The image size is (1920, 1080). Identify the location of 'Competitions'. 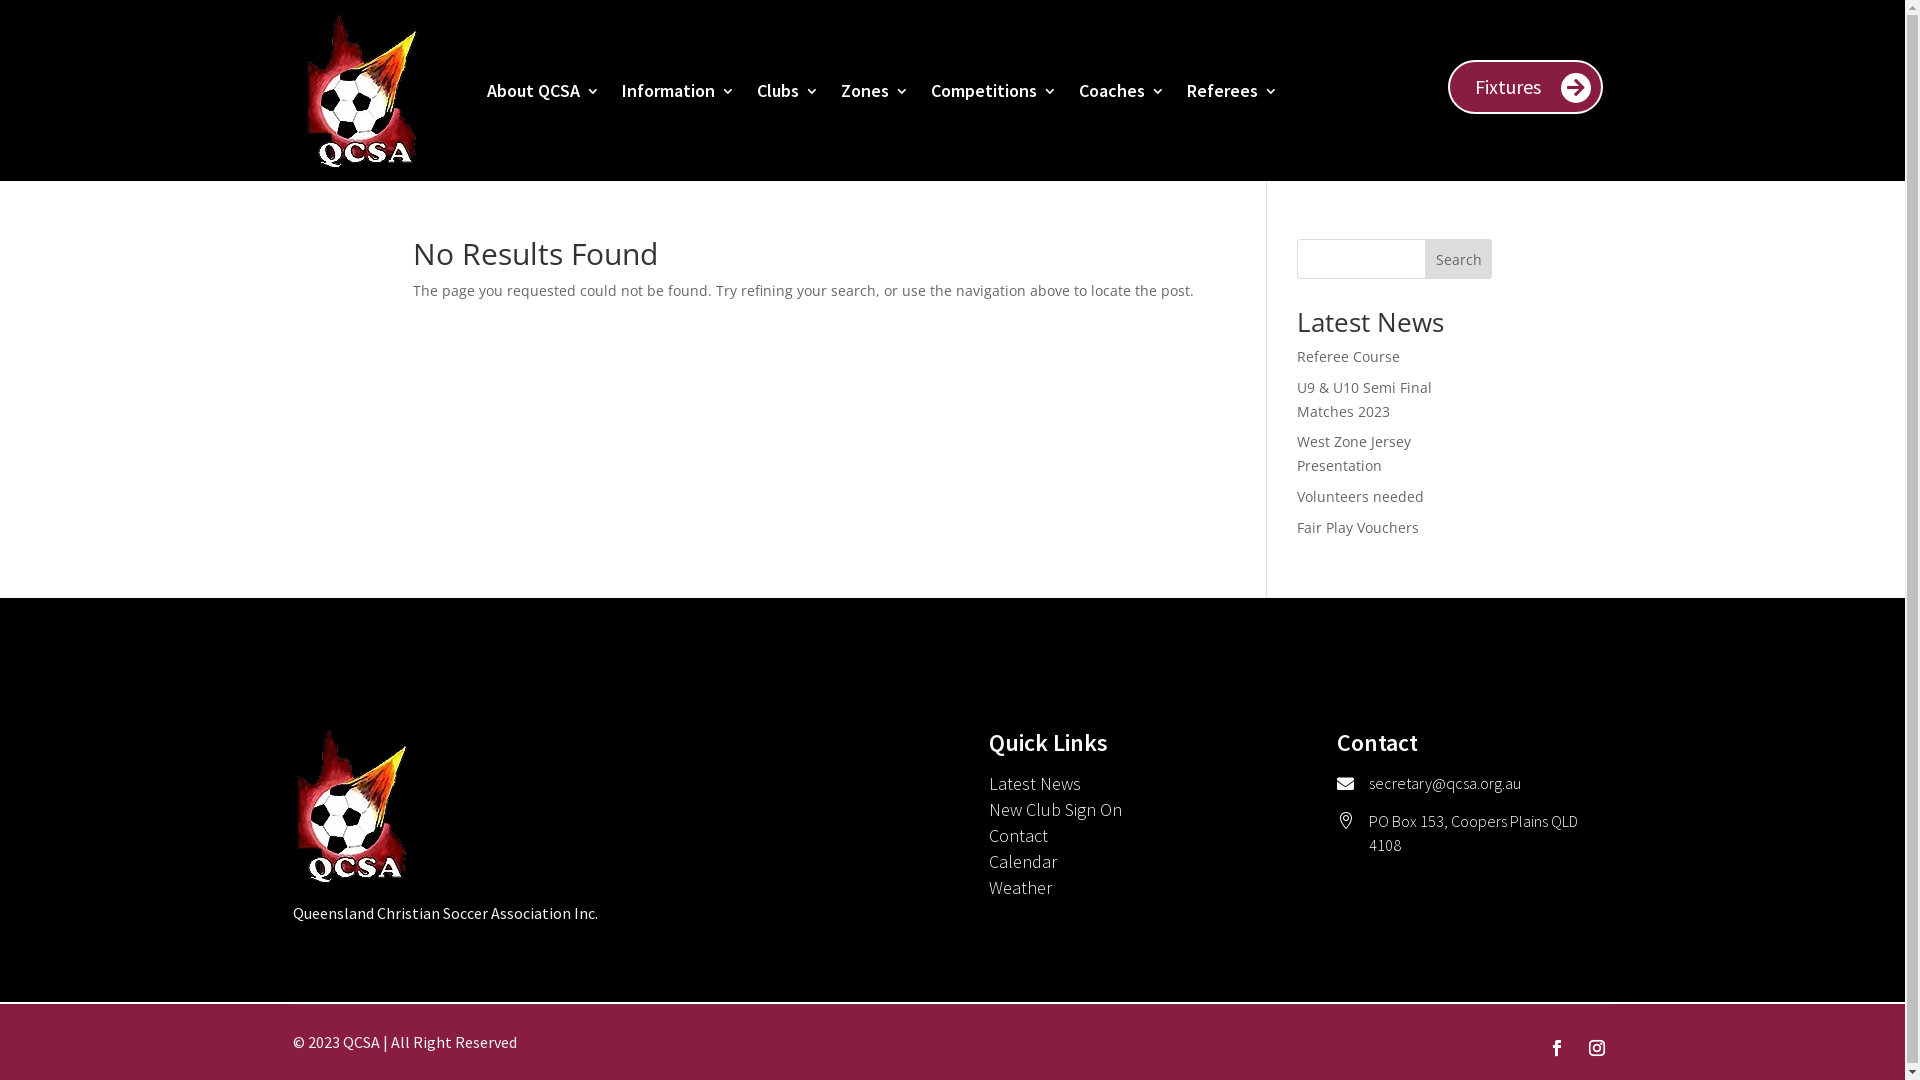
(993, 90).